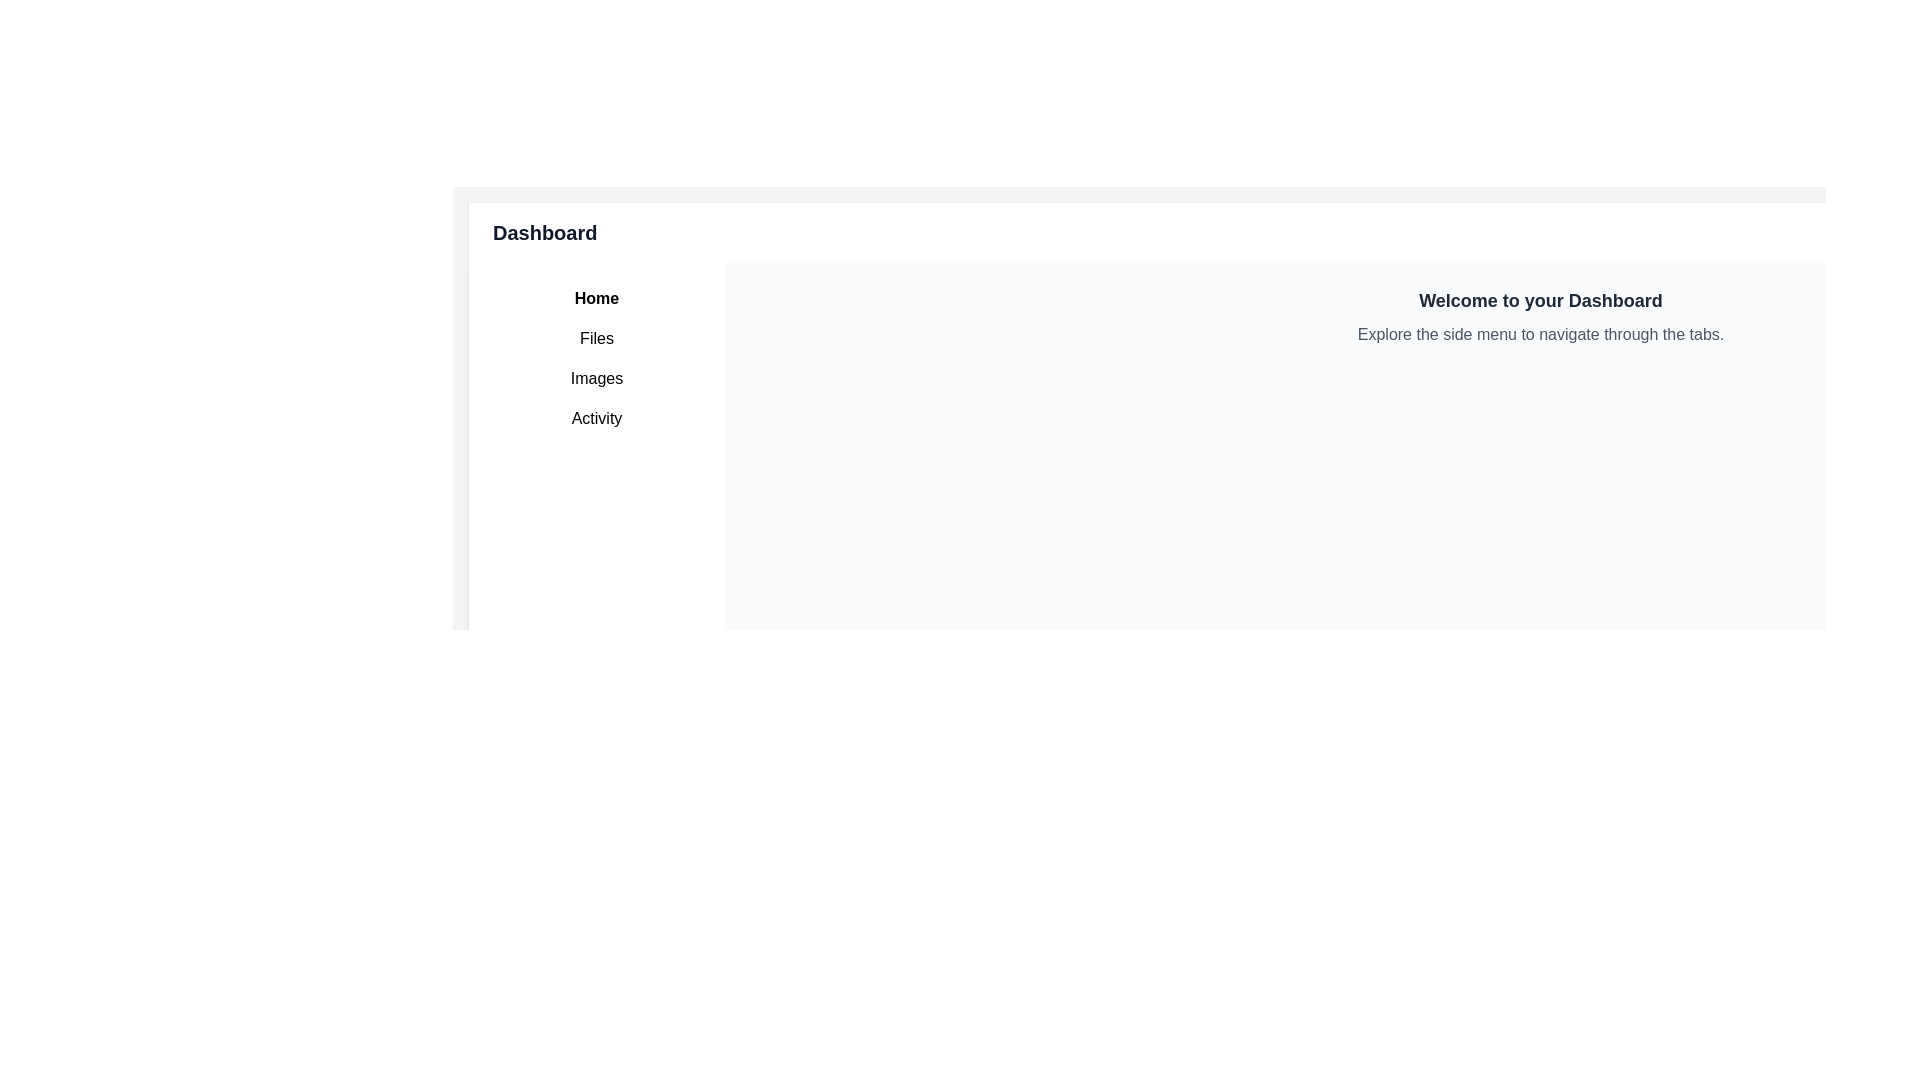 The width and height of the screenshot is (1920, 1080). What do you see at coordinates (595, 338) in the screenshot?
I see `the 'Files' text label, which is the second item in a vertical list of navigation options` at bounding box center [595, 338].